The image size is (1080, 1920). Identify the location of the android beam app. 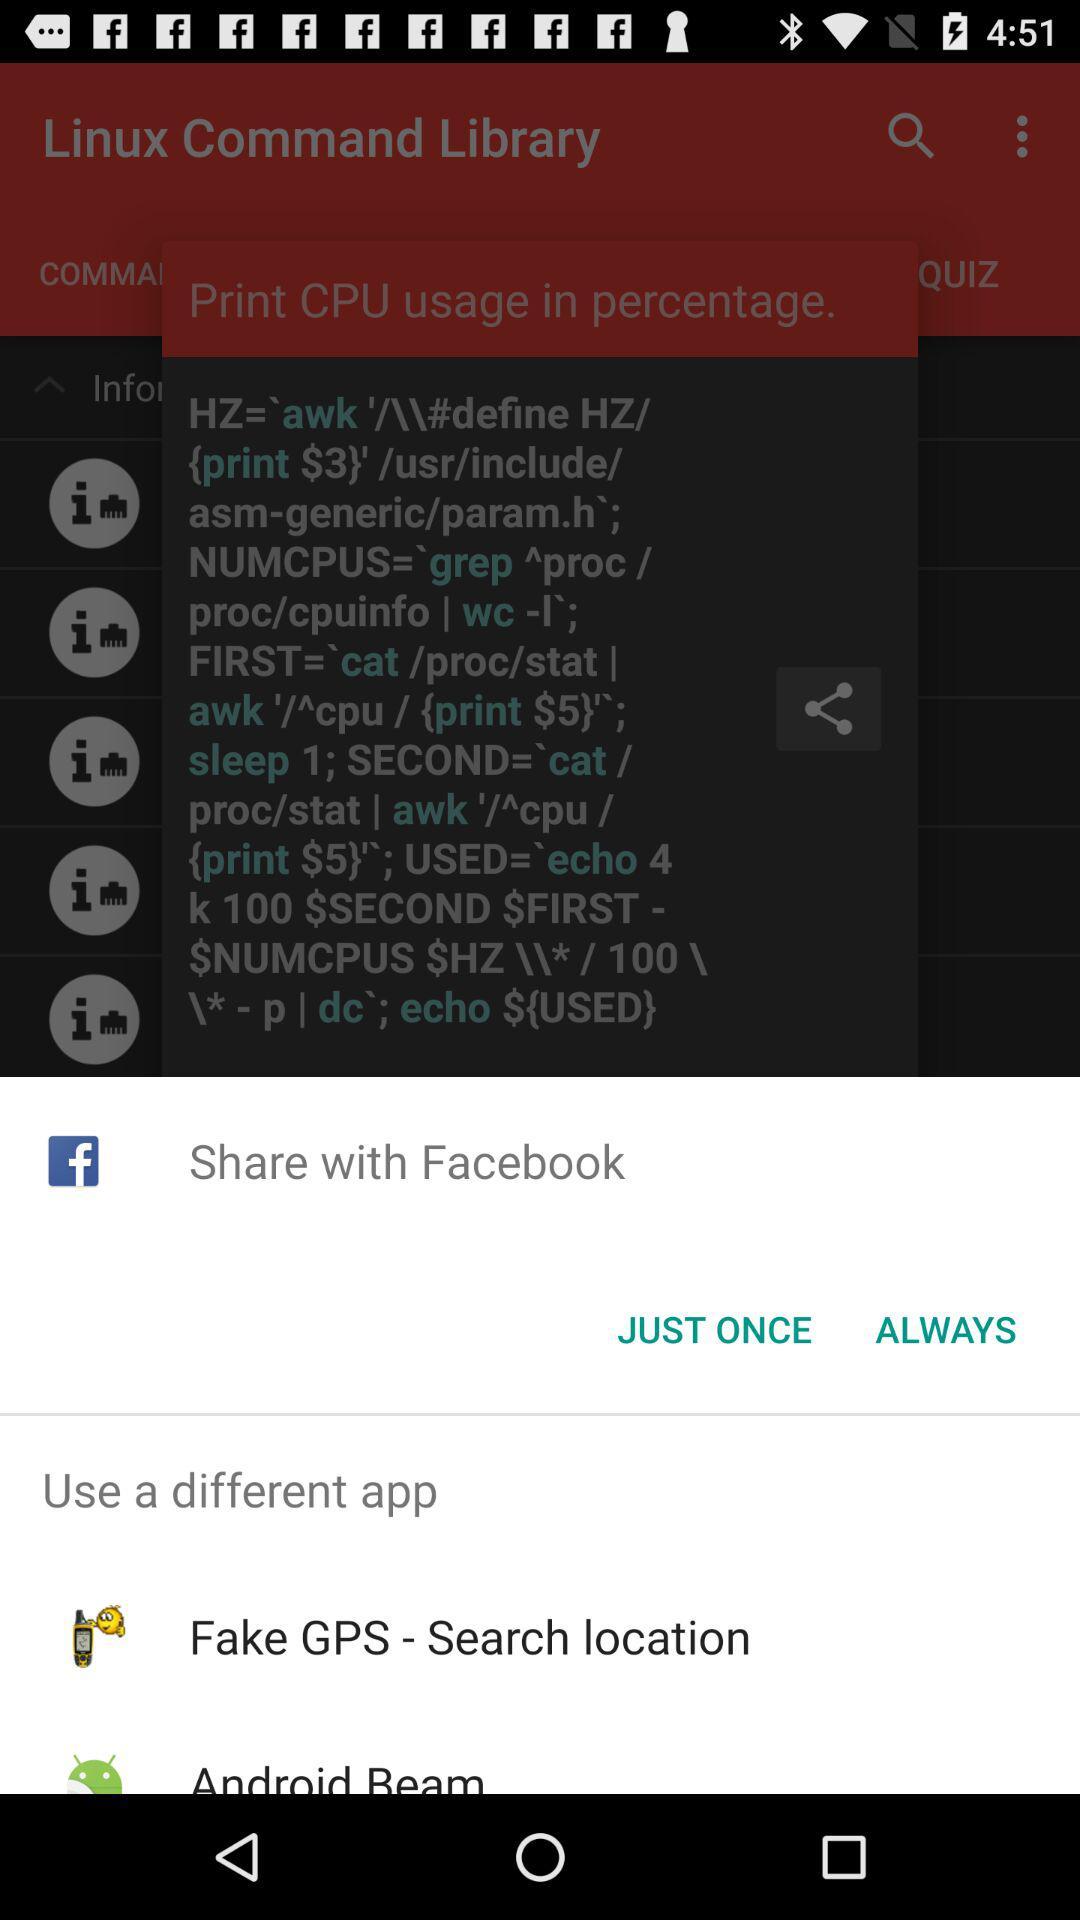
(336, 1772).